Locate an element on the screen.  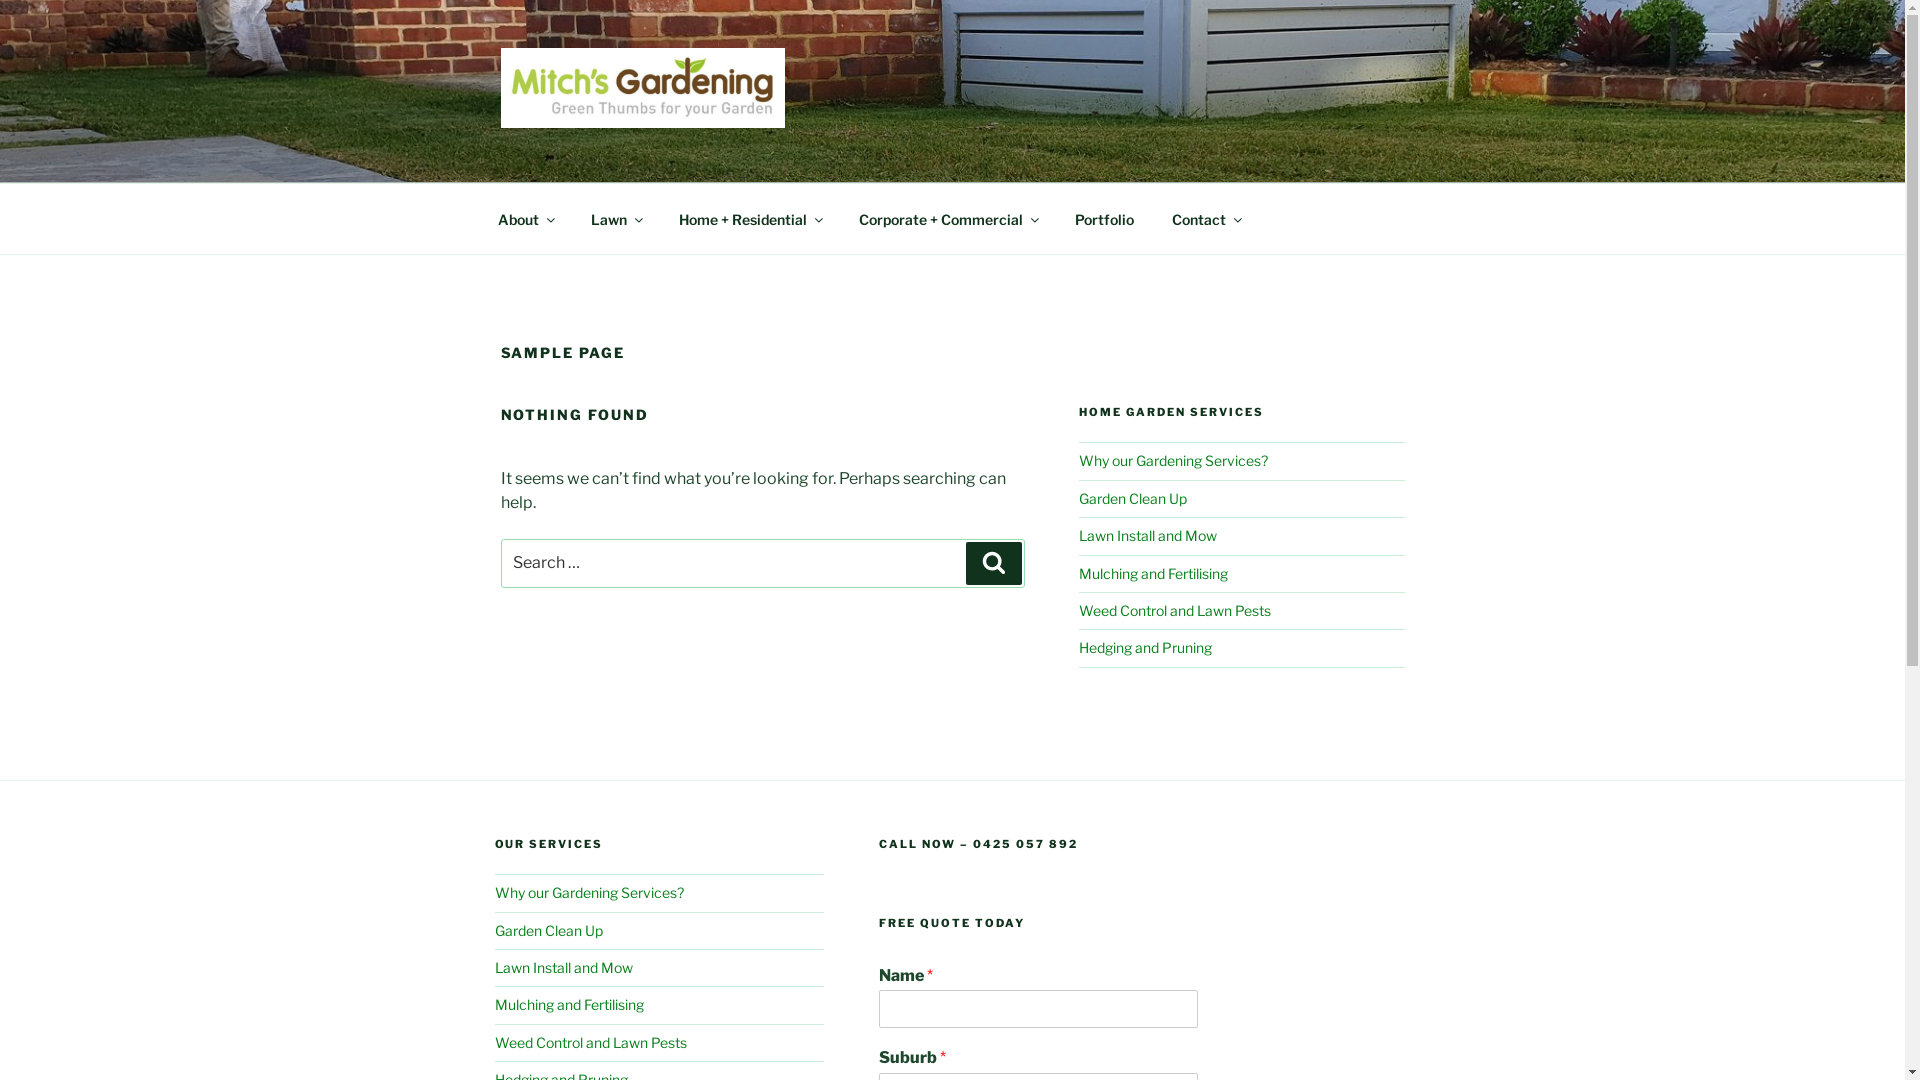
'Contact' is located at coordinates (1204, 218).